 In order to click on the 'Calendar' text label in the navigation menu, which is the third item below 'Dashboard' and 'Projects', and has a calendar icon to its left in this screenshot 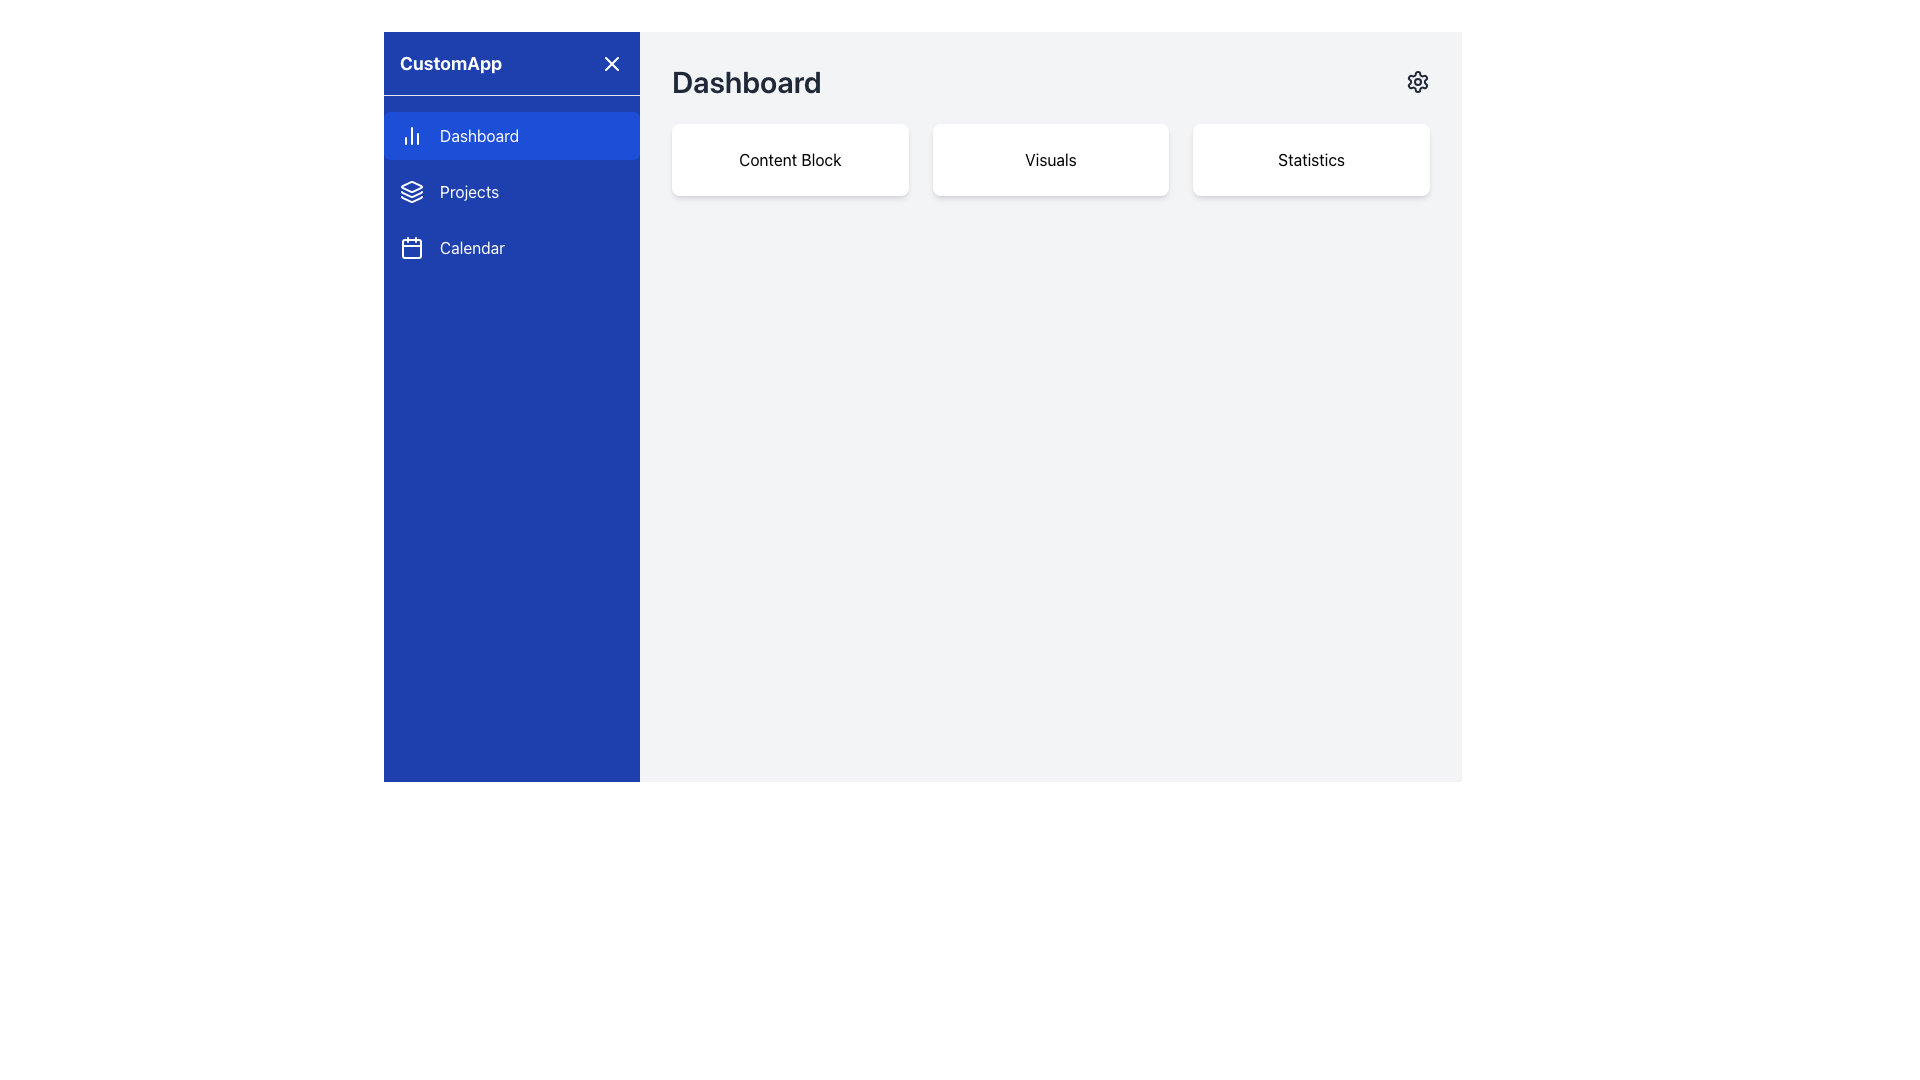, I will do `click(471, 246)`.